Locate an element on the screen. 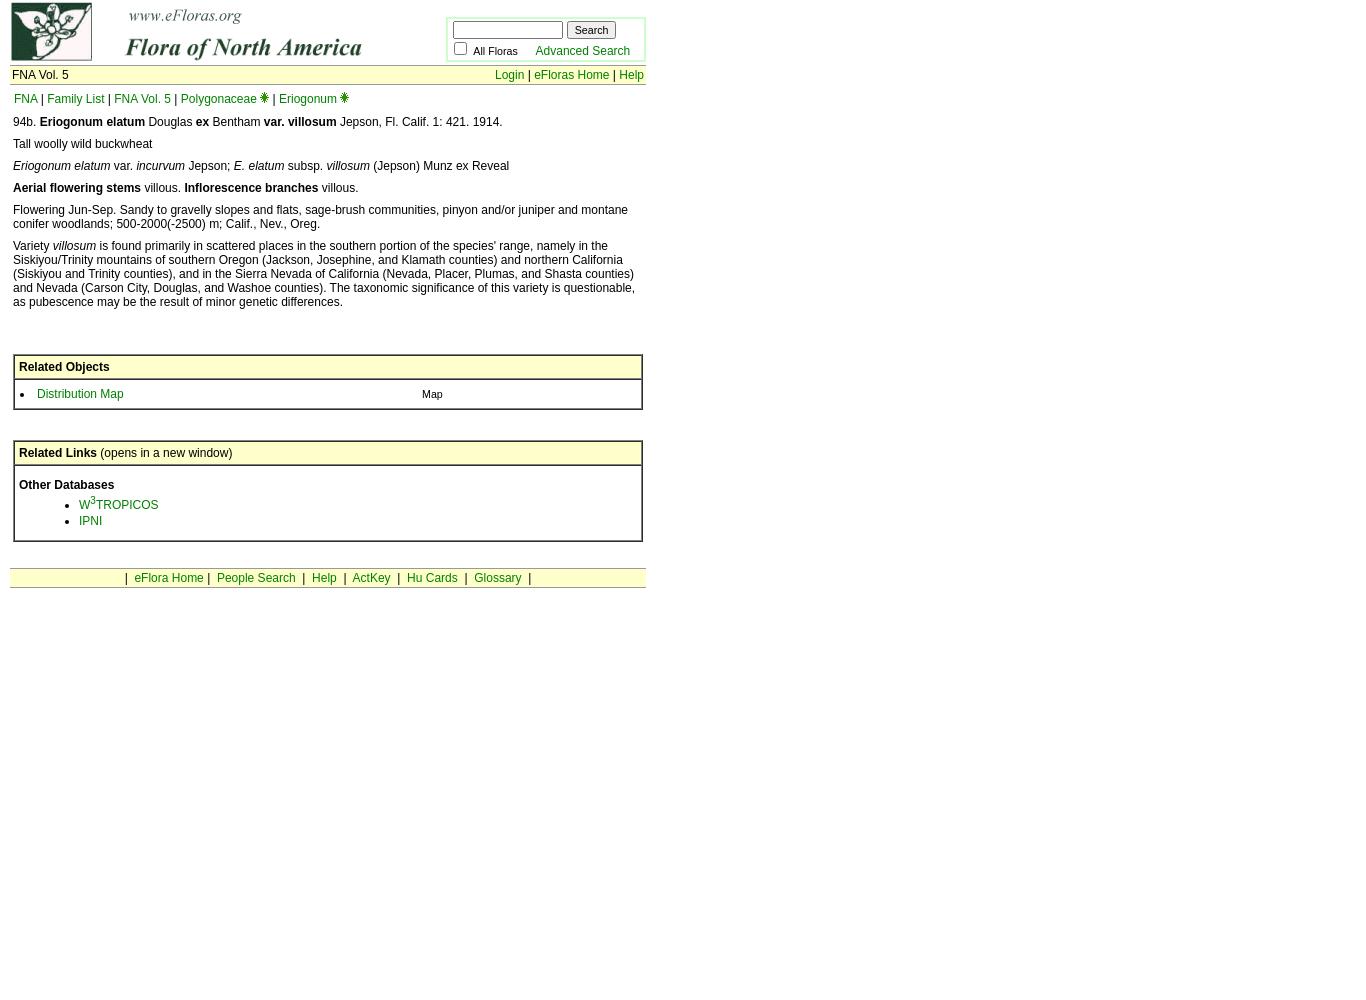 The width and height of the screenshot is (1366, 1000). 'Variety' is located at coordinates (32, 245).